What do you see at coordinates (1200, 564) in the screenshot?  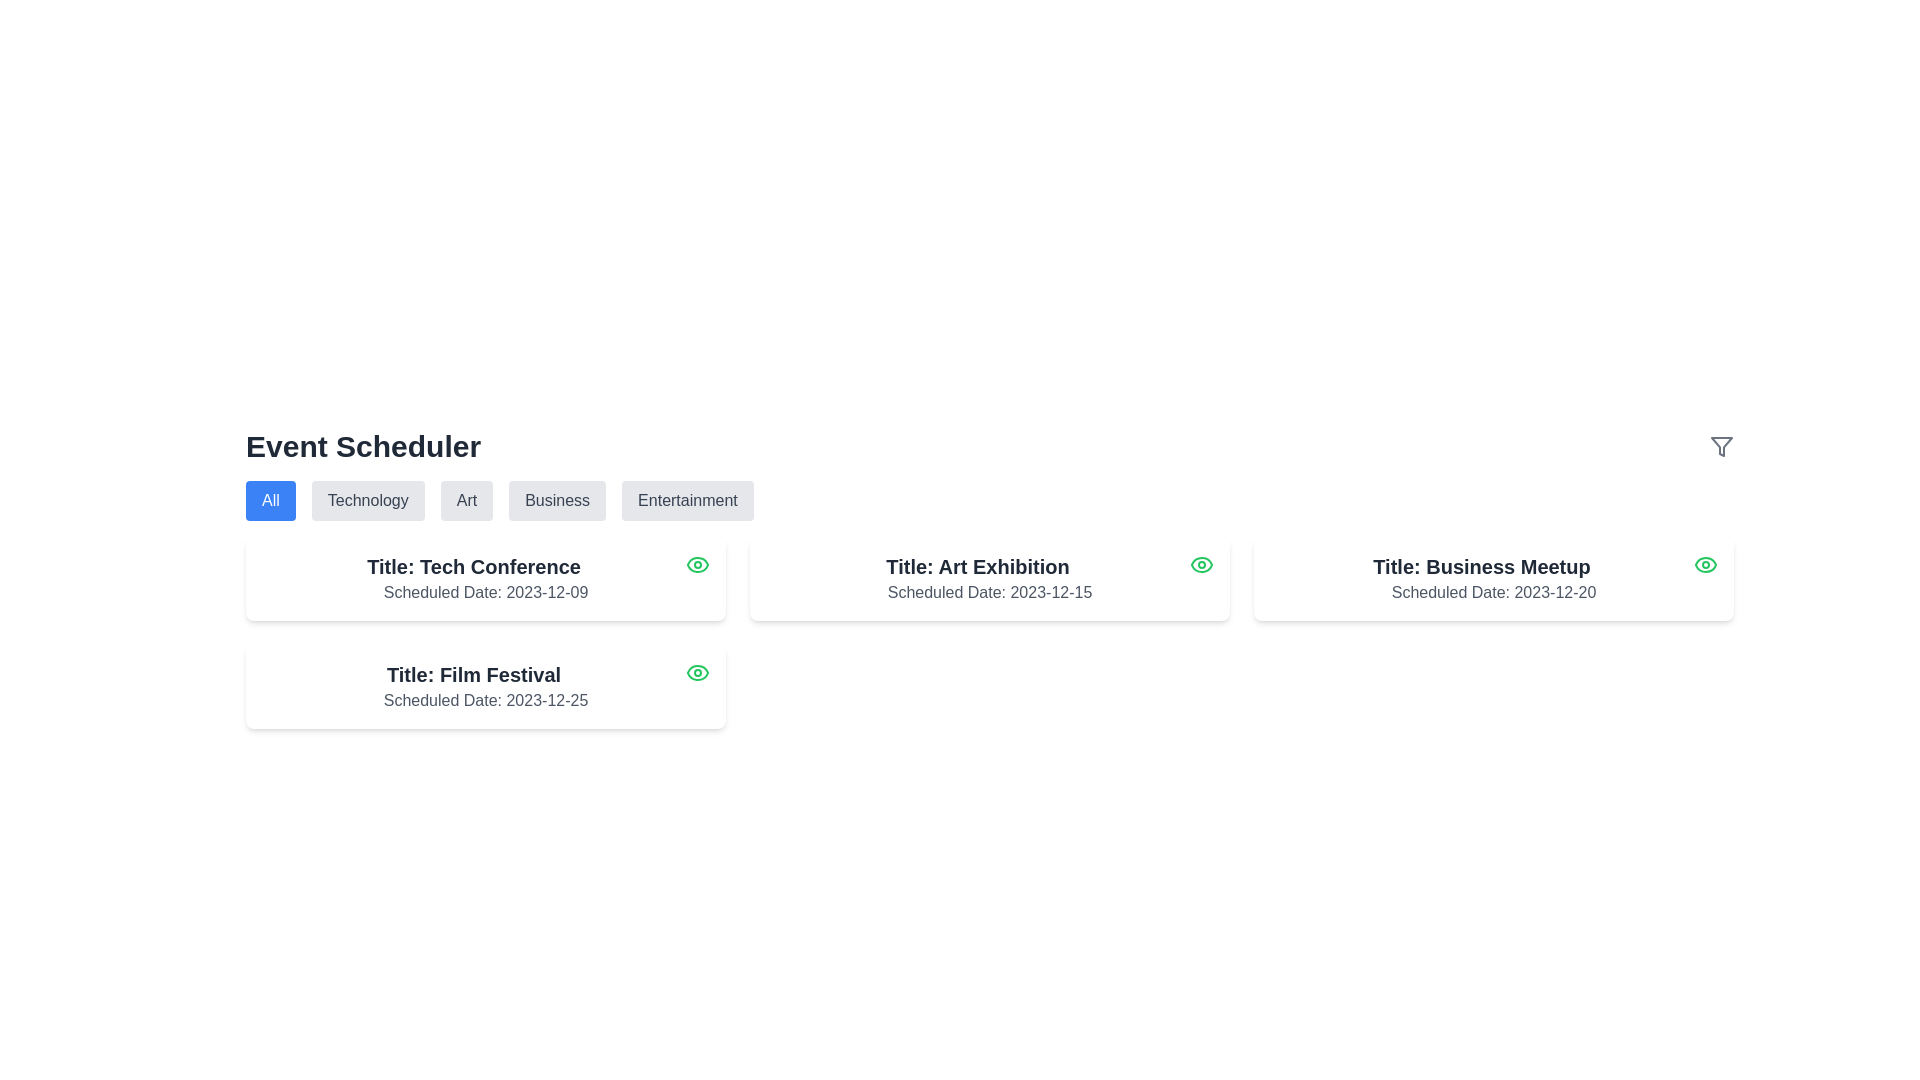 I see `the eye icon located in the top-right corner of the 'Art Exhibition' card` at bounding box center [1200, 564].